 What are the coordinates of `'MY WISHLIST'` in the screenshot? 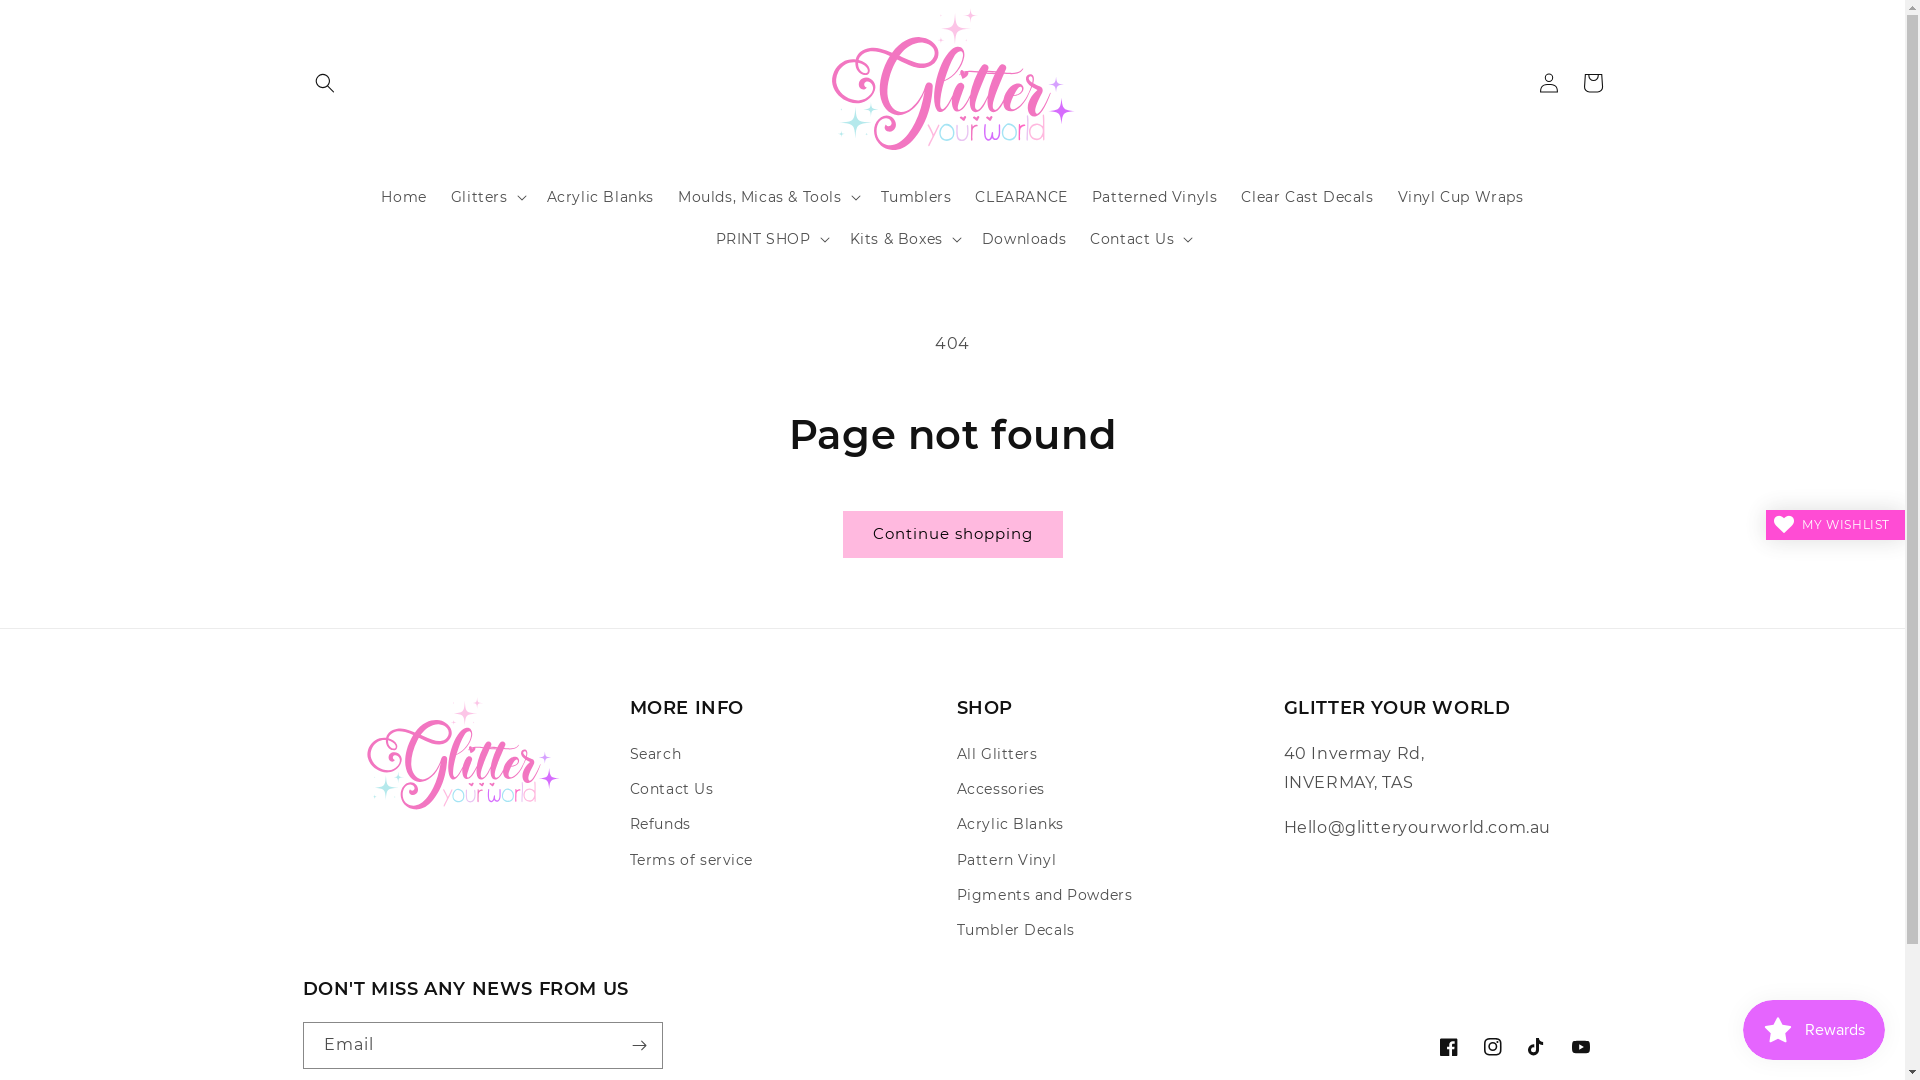 It's located at (1835, 523).